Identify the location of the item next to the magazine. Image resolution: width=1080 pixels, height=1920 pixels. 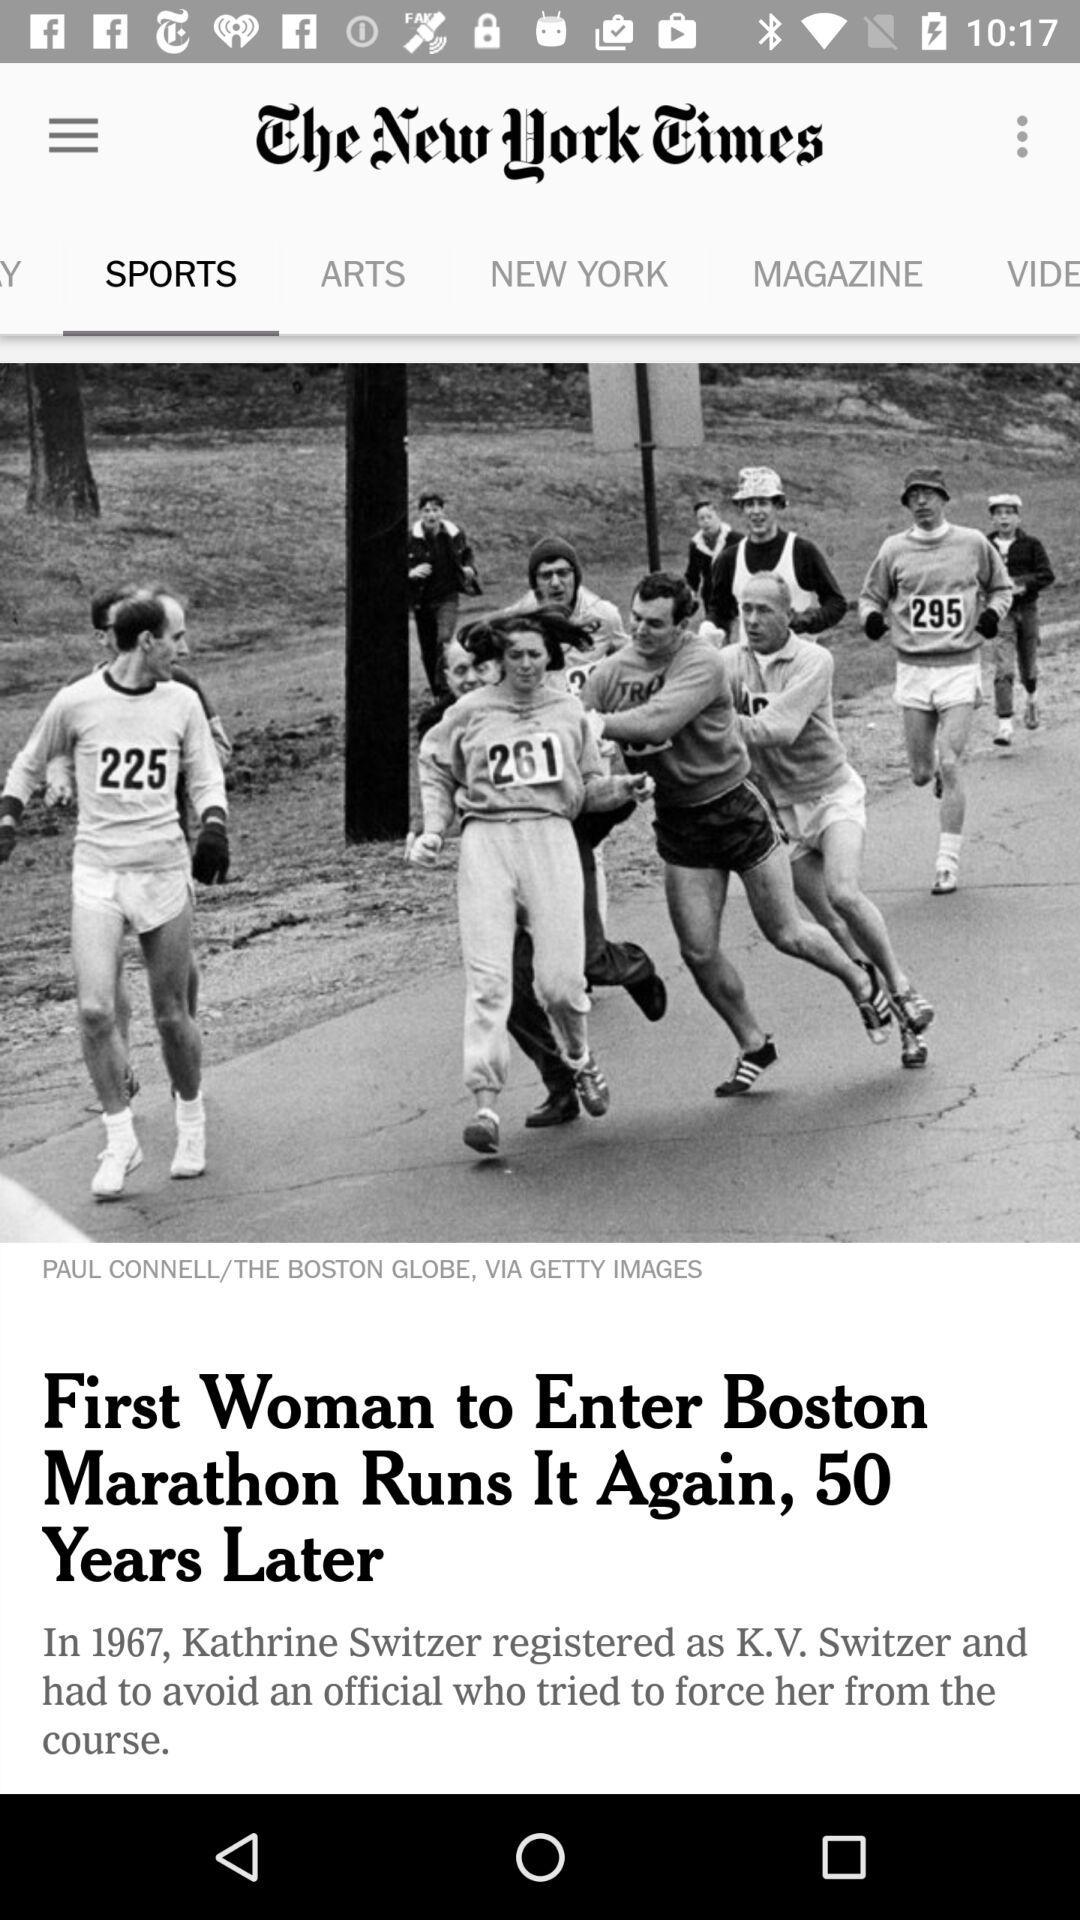
(1022, 272).